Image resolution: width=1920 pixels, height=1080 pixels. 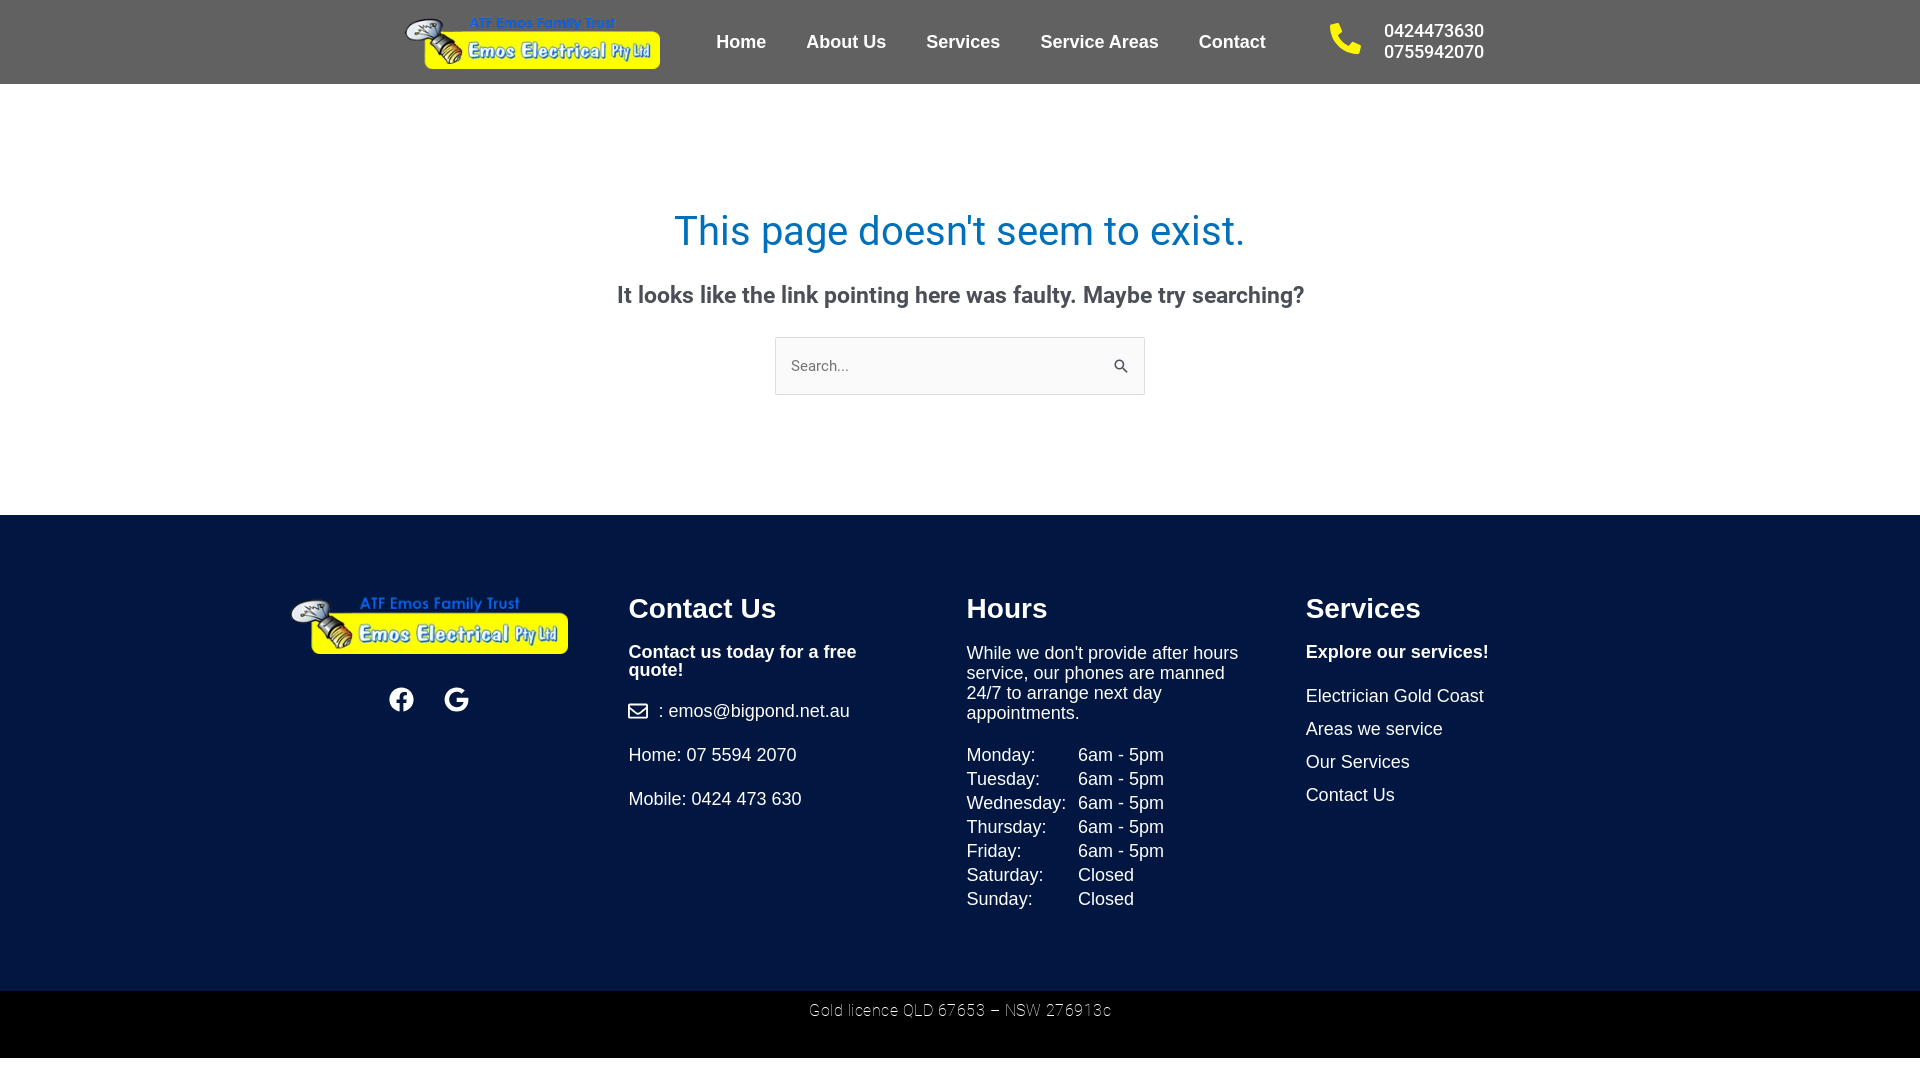 I want to click on '0424473630', so click(x=1433, y=30).